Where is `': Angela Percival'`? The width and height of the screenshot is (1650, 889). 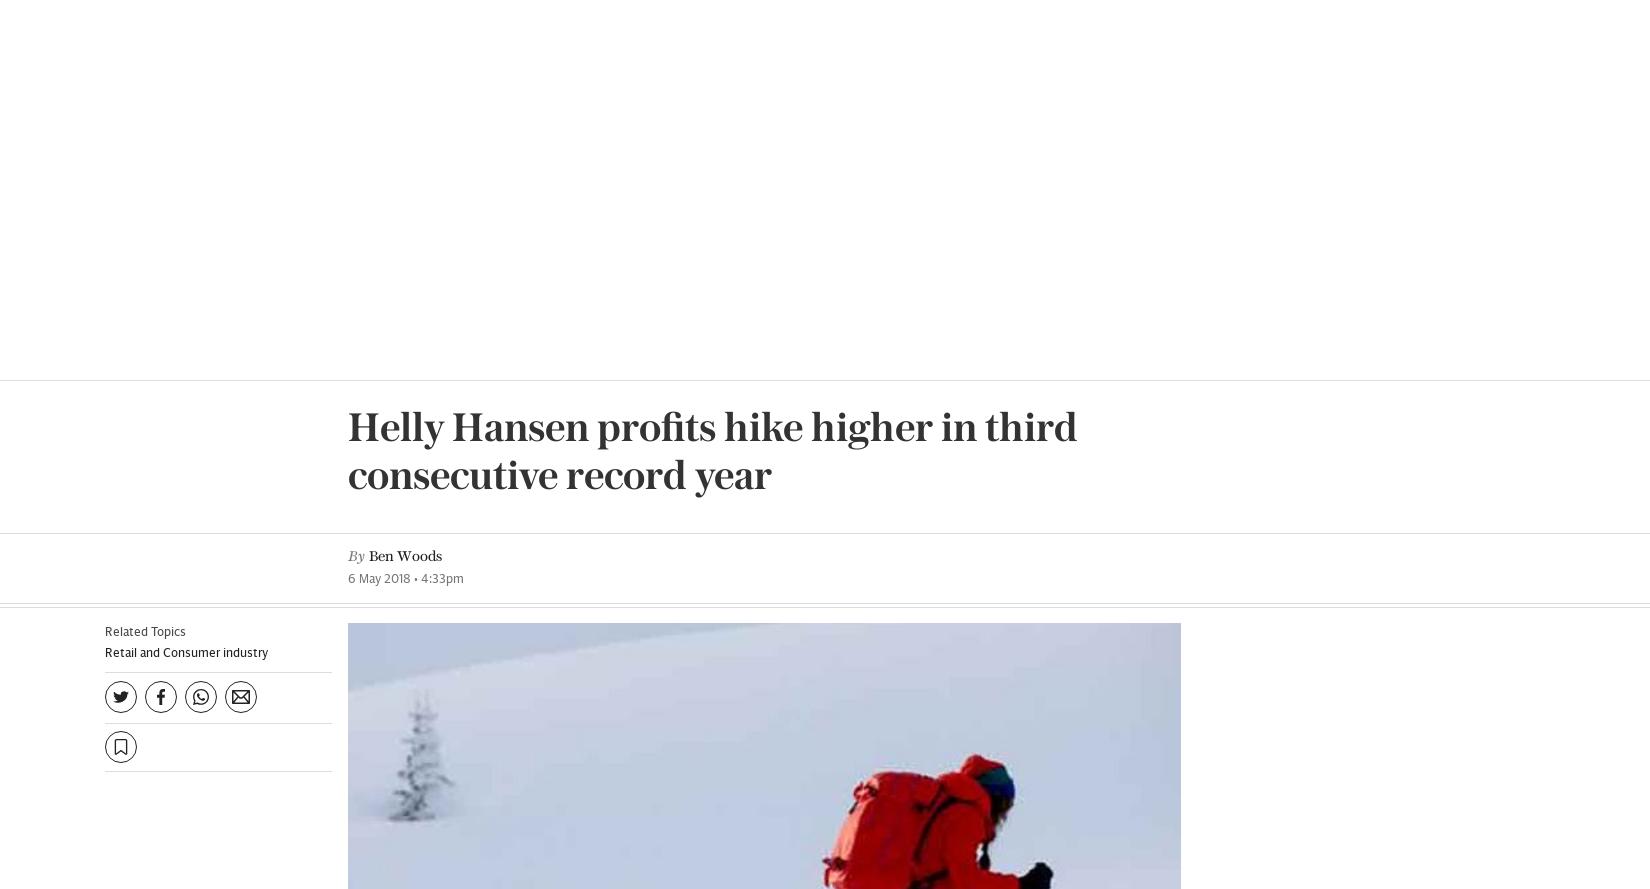 ': Angela Percival' is located at coordinates (992, 543).